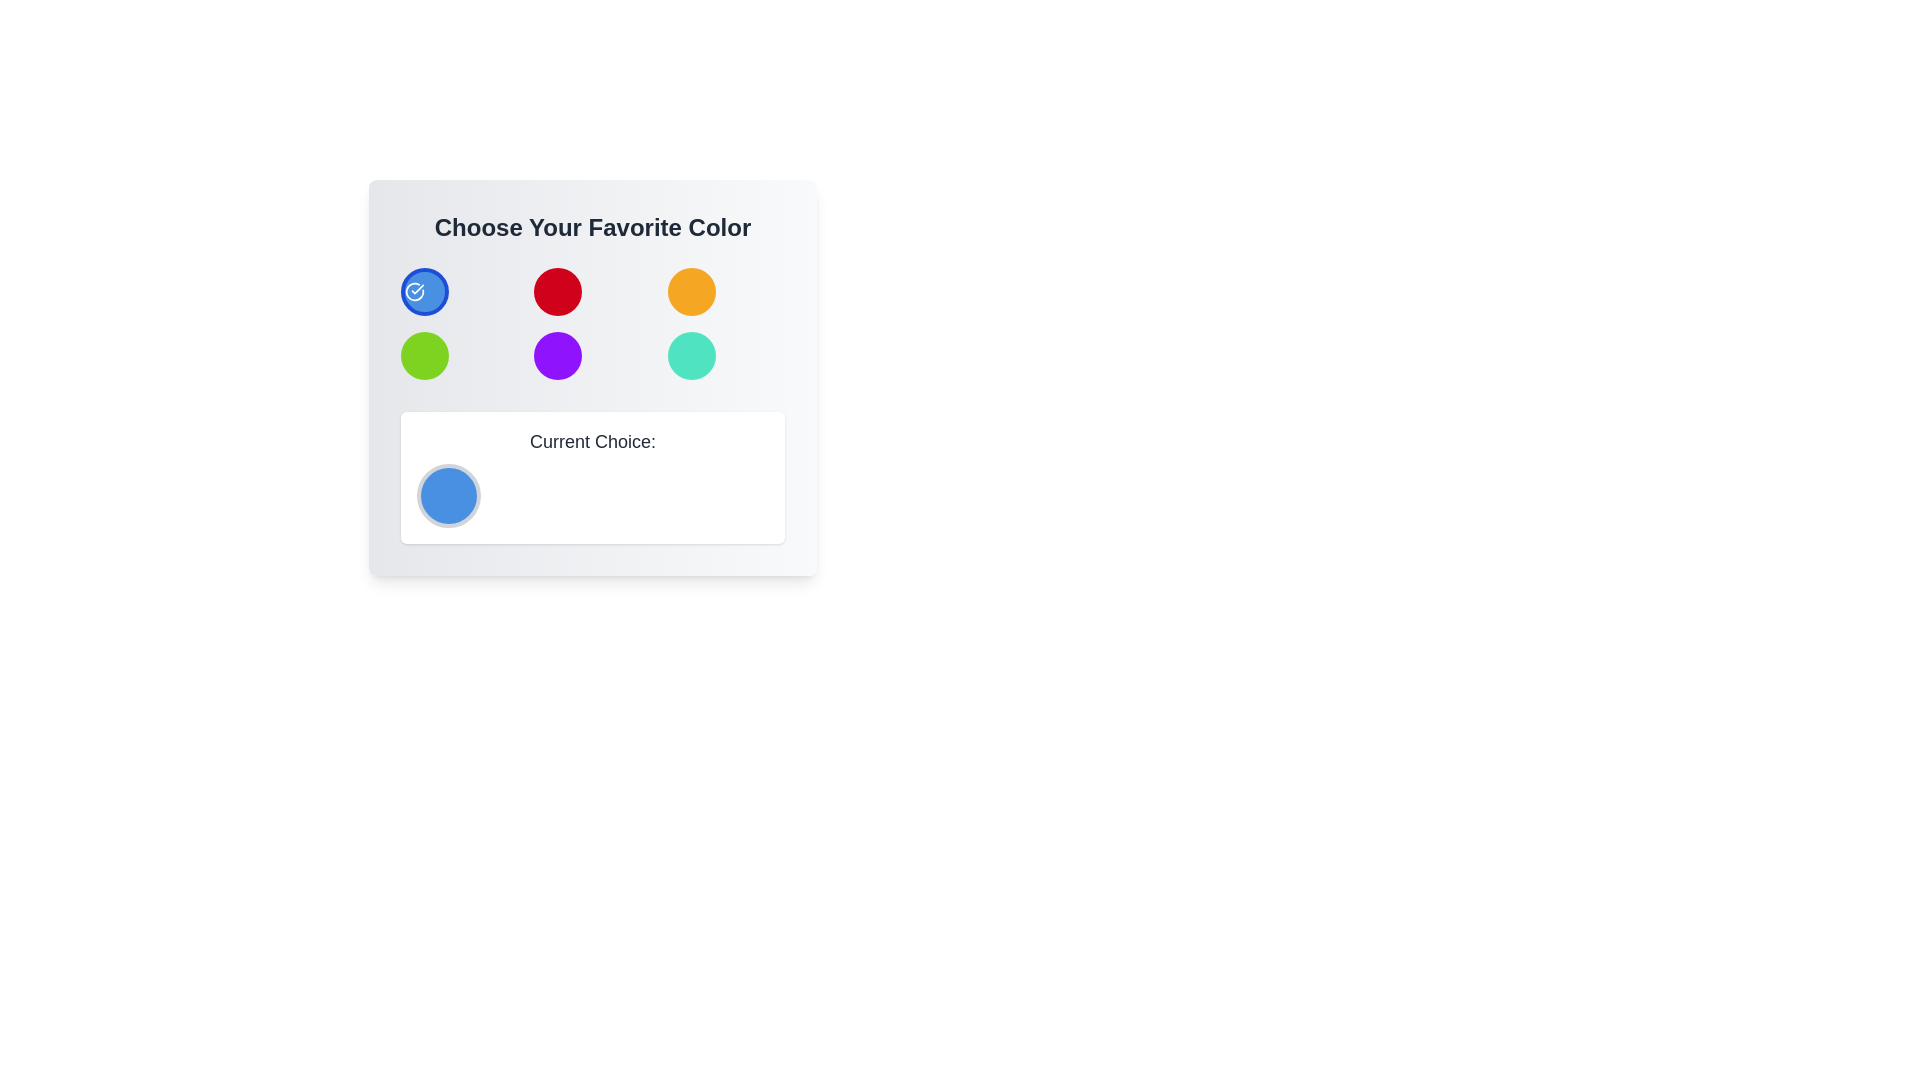  I want to click on the blue circular button with a white checkmark, so click(424, 292).